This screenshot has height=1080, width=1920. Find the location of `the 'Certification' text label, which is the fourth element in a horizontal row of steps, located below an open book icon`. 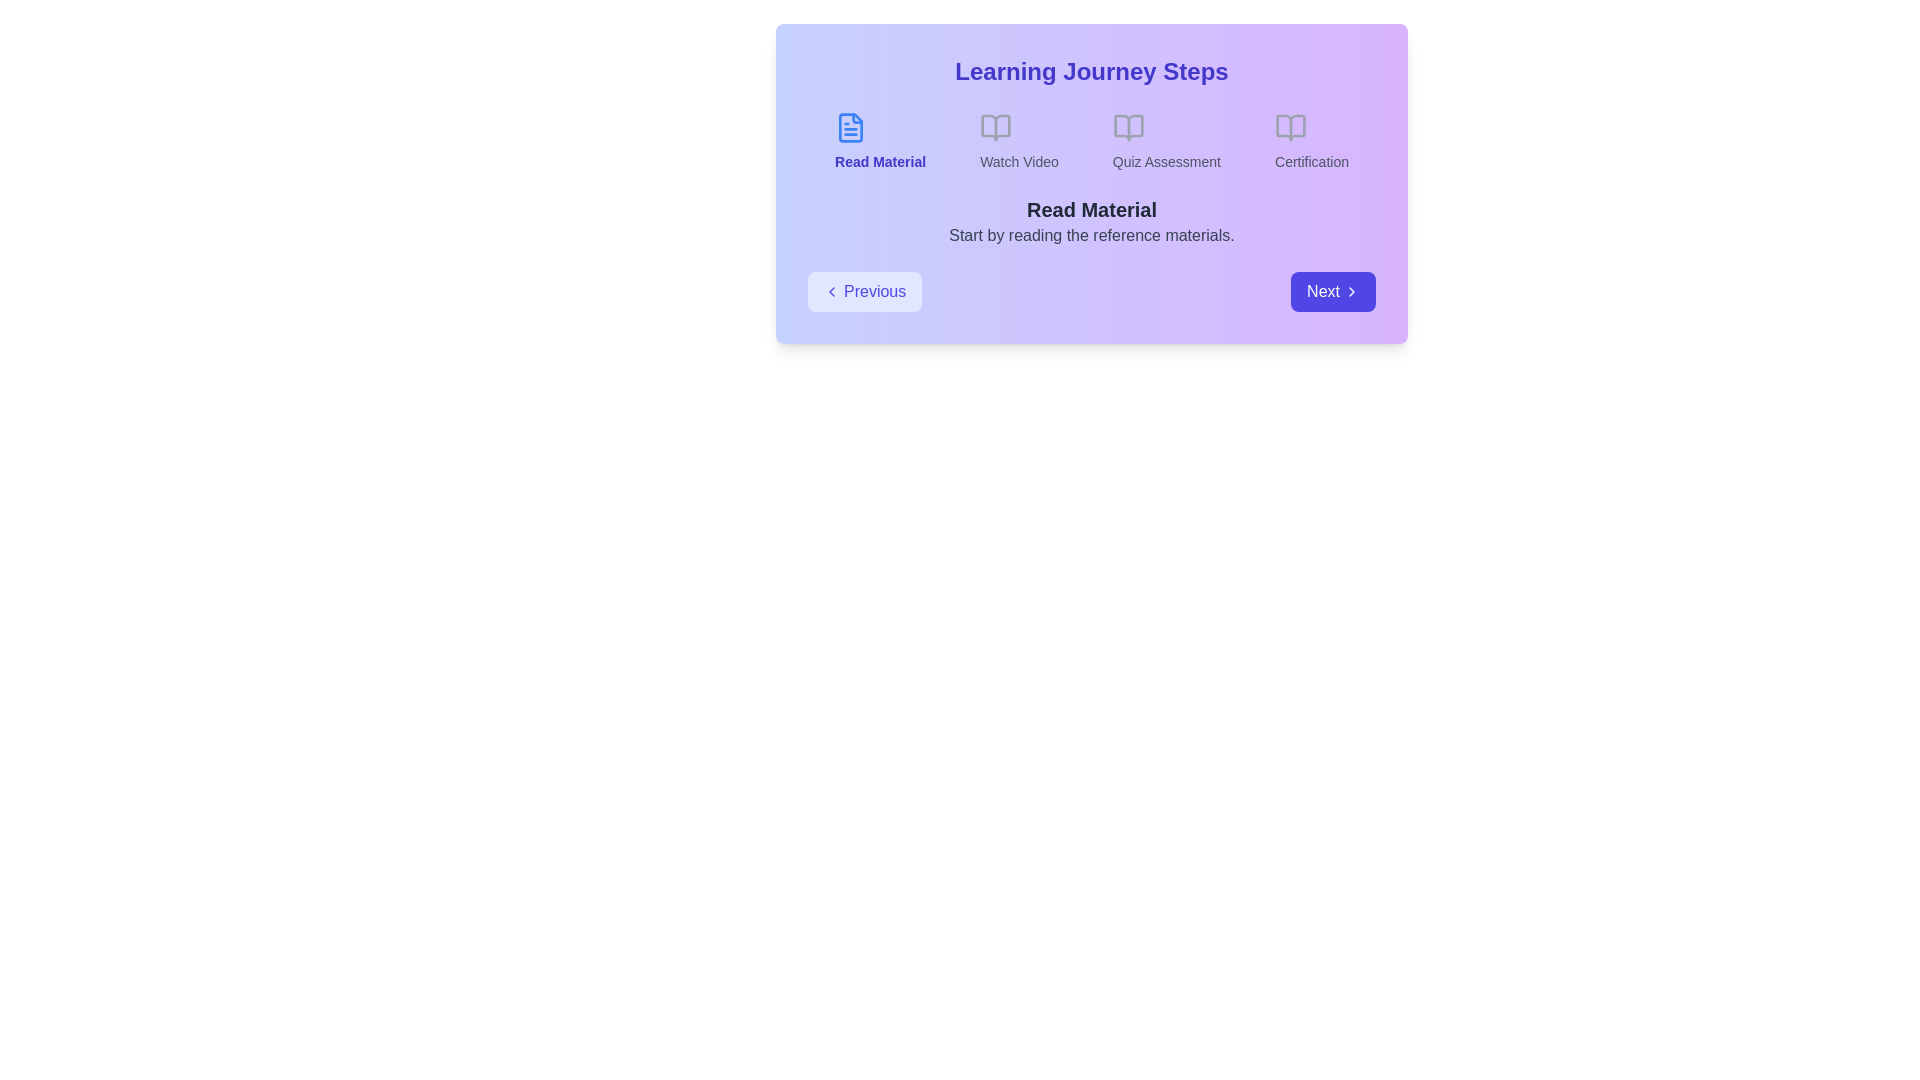

the 'Certification' text label, which is the fourth element in a horizontal row of steps, located below an open book icon is located at coordinates (1311, 161).